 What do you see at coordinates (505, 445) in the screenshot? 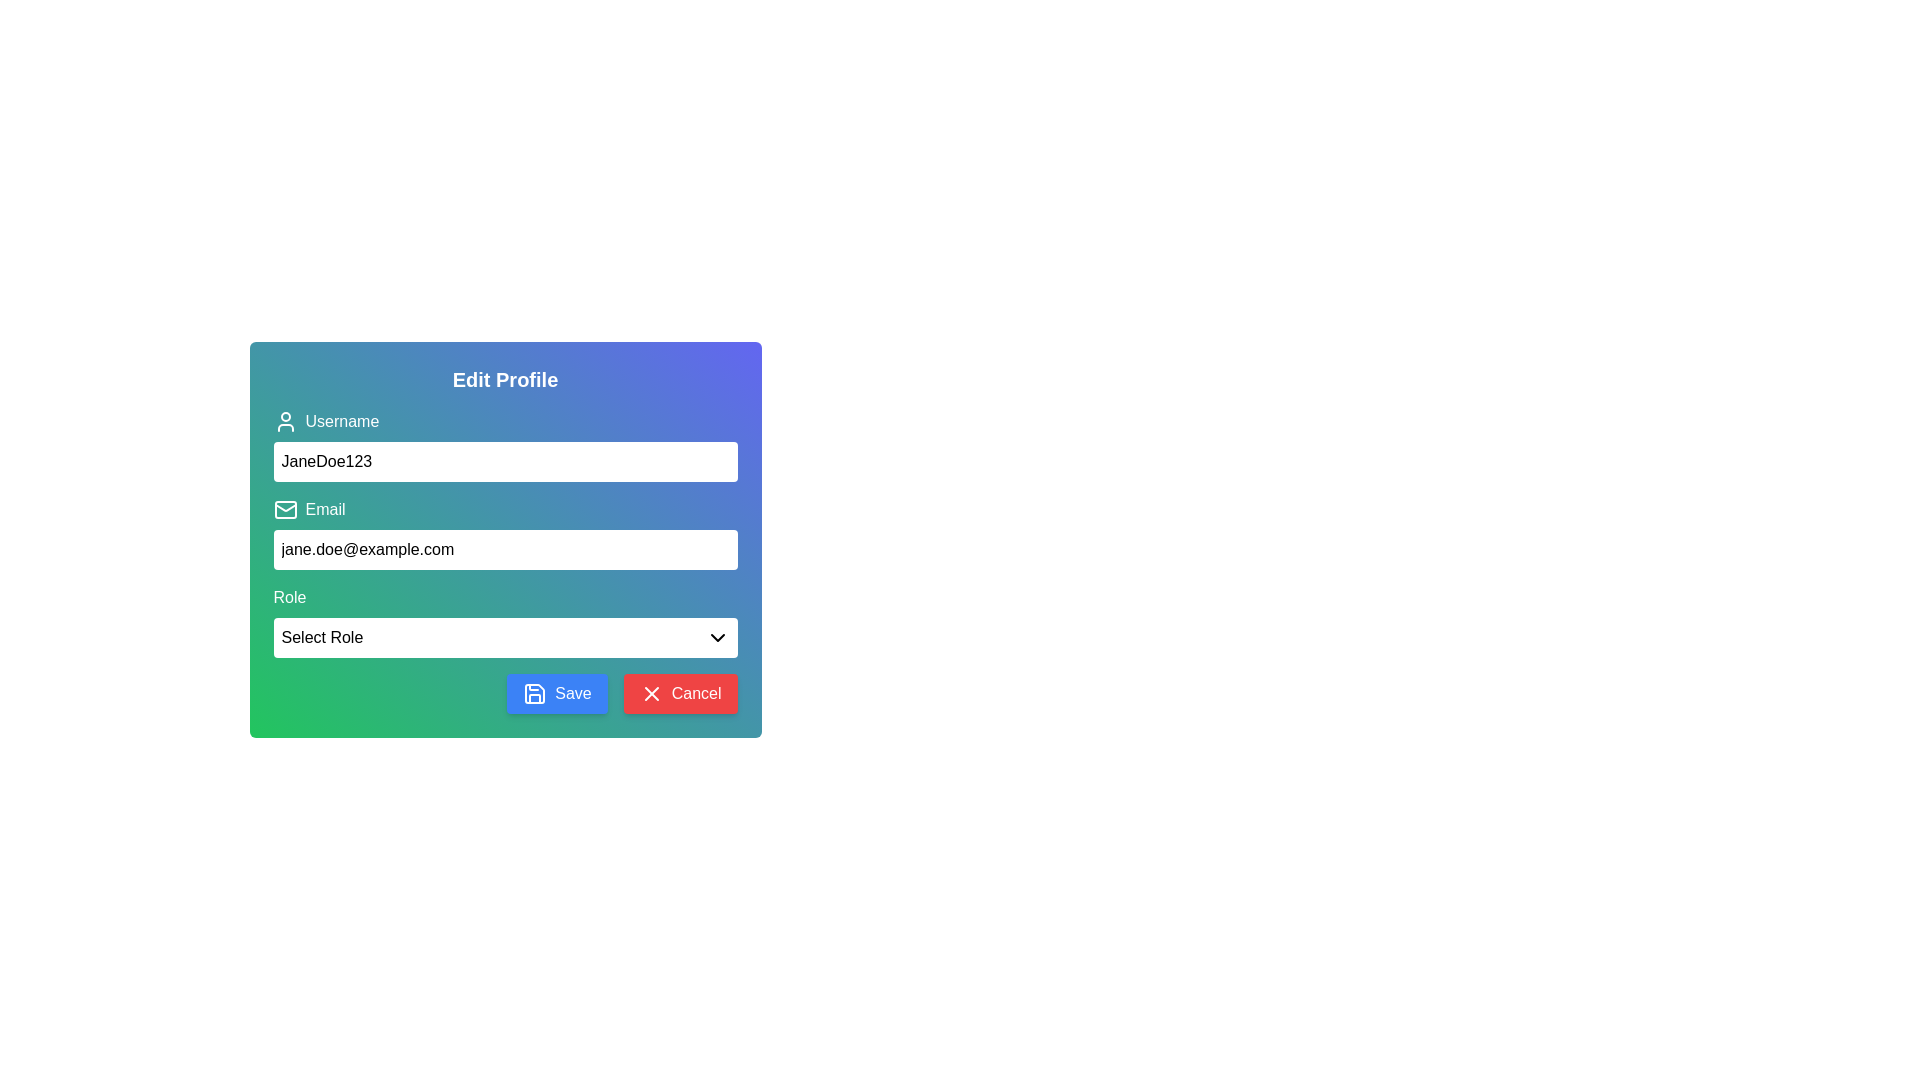
I see `the text input field for 'Username' which has a rounded white background and displays the predefined text 'JaneDoe123' to trigger the tooltip` at bounding box center [505, 445].